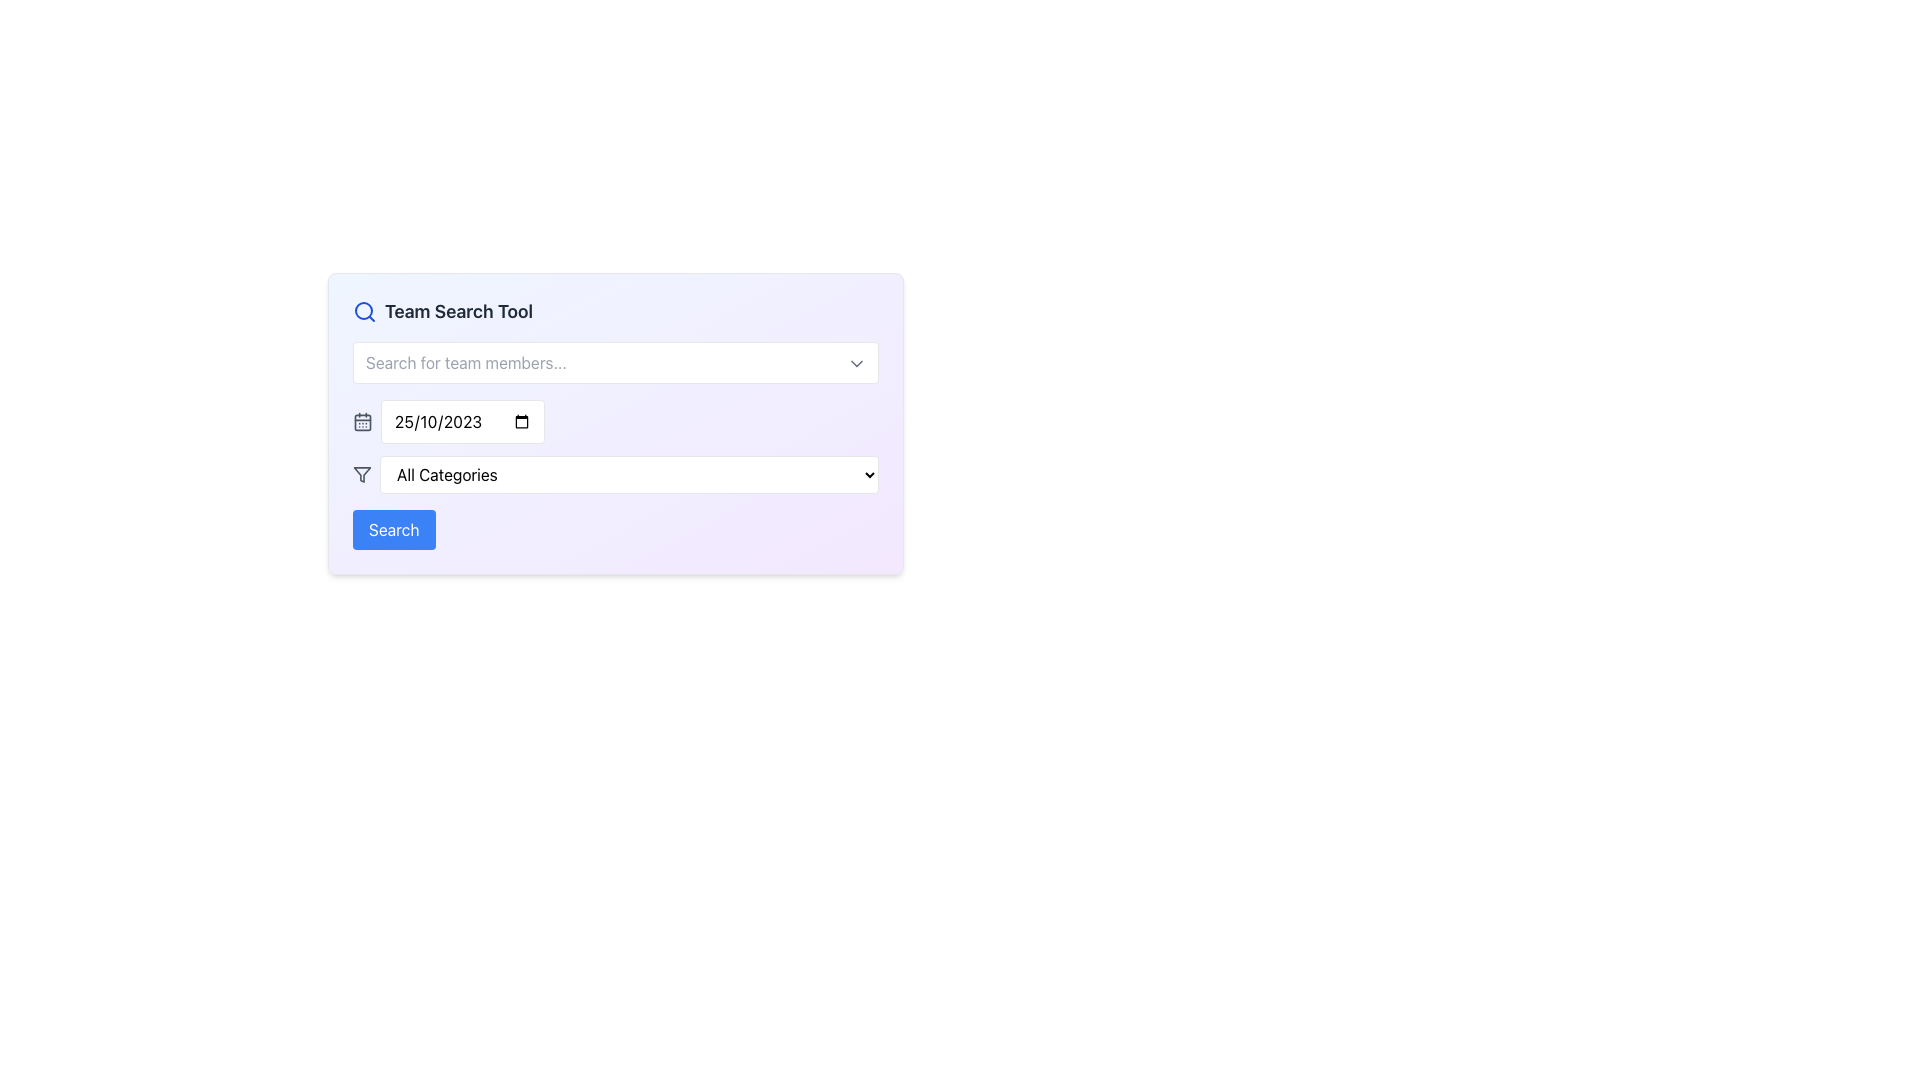 The width and height of the screenshot is (1920, 1080). What do you see at coordinates (857, 363) in the screenshot?
I see `the downward-pointing chevron icon located at the top-right of the search input field titled 'Search for team members...'` at bounding box center [857, 363].